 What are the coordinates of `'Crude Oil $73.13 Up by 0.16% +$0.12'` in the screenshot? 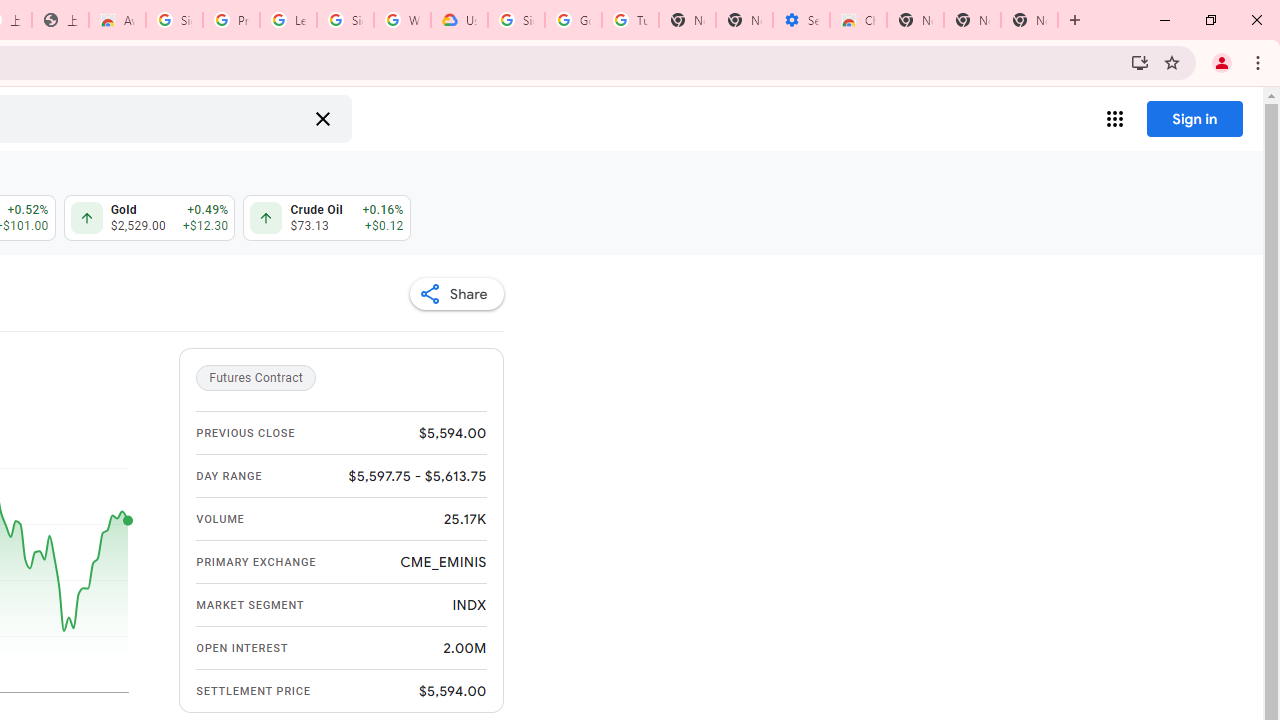 It's located at (327, 218).